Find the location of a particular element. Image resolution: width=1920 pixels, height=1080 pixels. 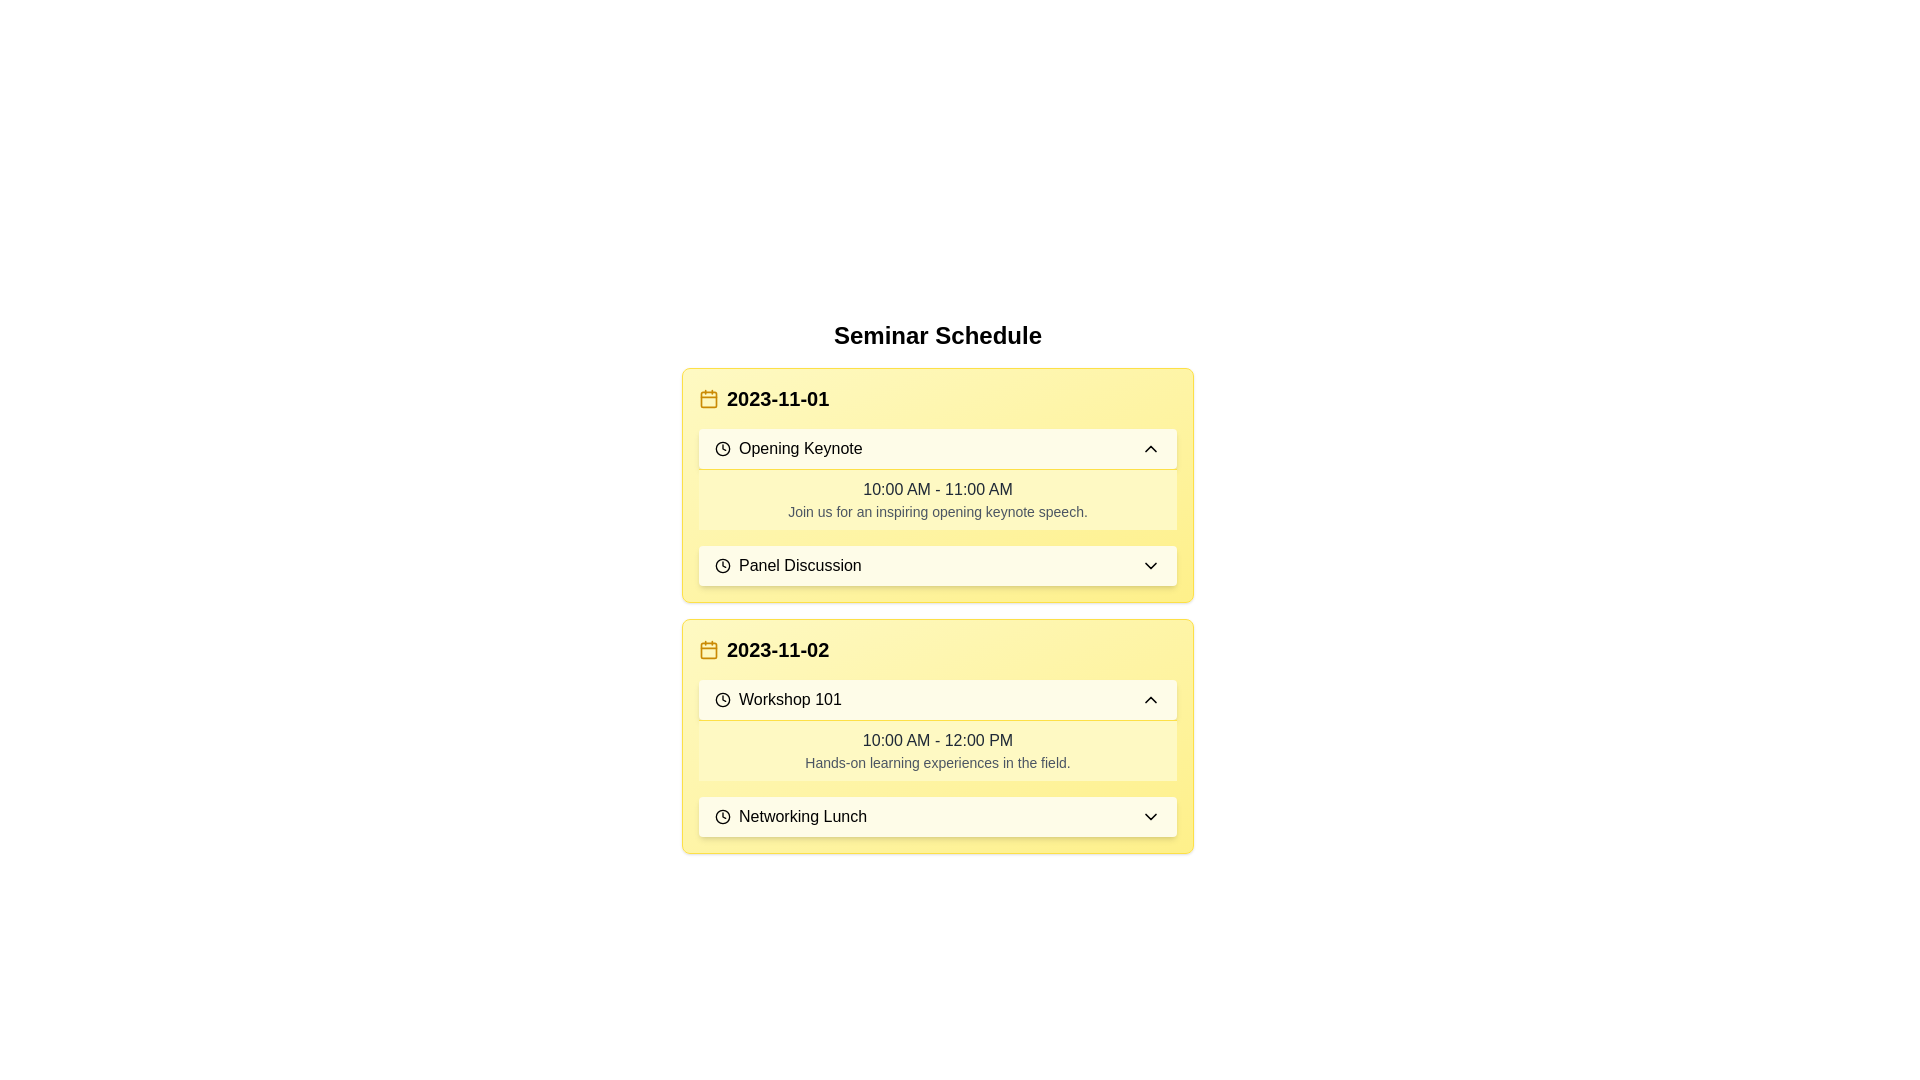

the yellow-colored calendar icon, which features a minimalistic design with rounded corners and a grid-like interior pattern is located at coordinates (709, 650).